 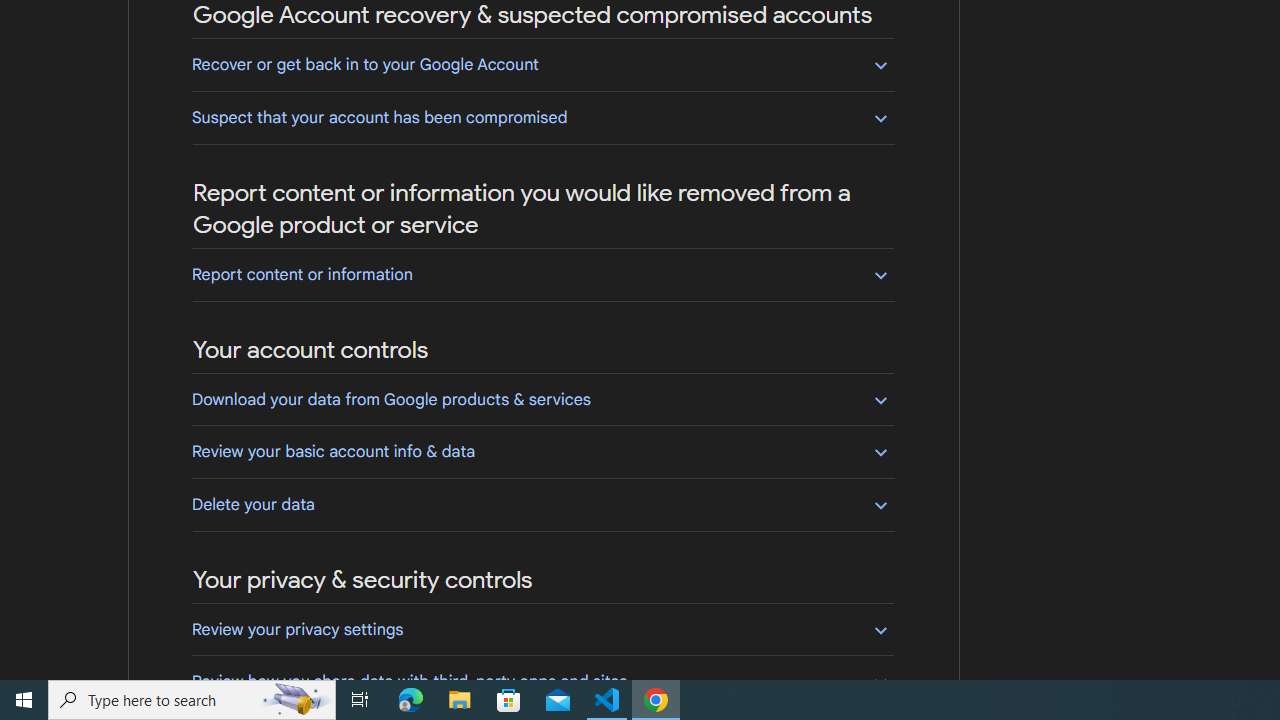 I want to click on 'Review your basic account info & data', so click(x=542, y=451).